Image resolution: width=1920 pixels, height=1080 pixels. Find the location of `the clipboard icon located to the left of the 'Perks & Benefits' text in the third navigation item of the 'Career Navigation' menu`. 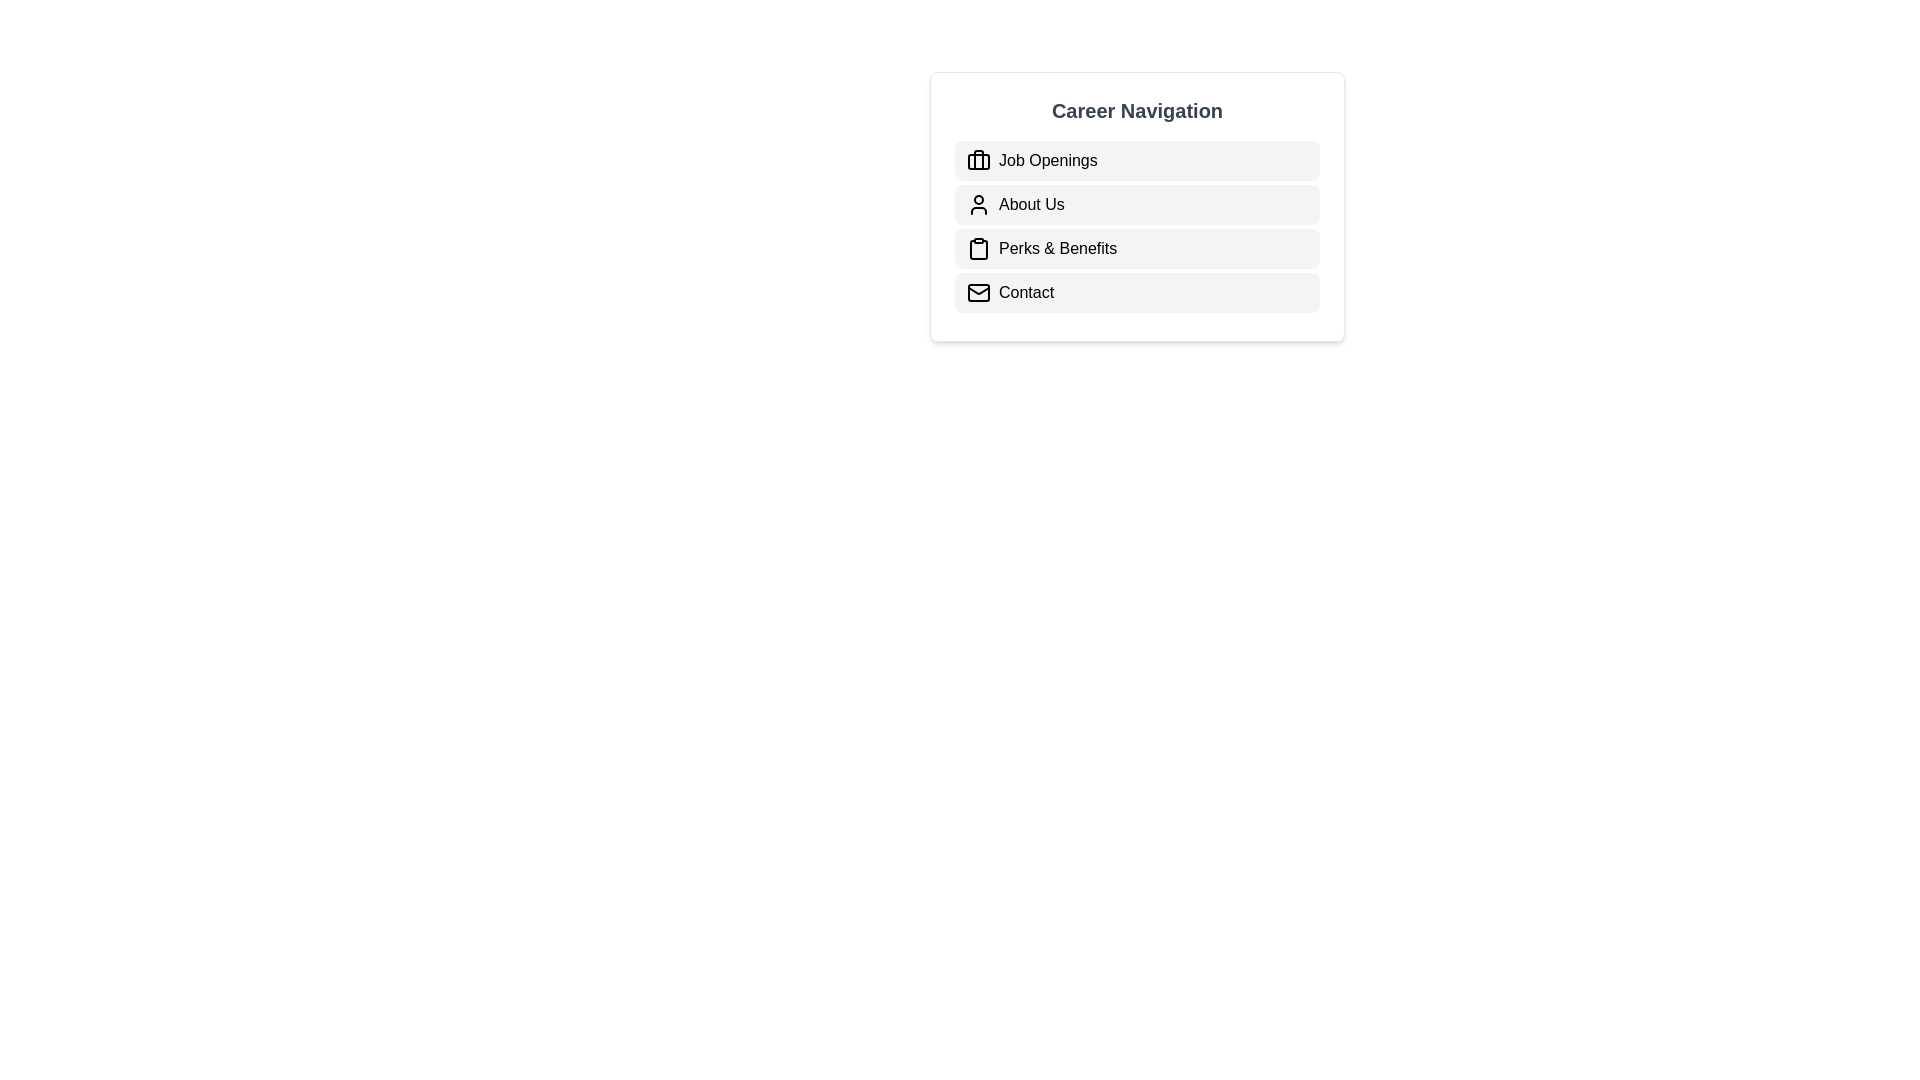

the clipboard icon located to the left of the 'Perks & Benefits' text in the third navigation item of the 'Career Navigation' menu is located at coordinates (979, 248).